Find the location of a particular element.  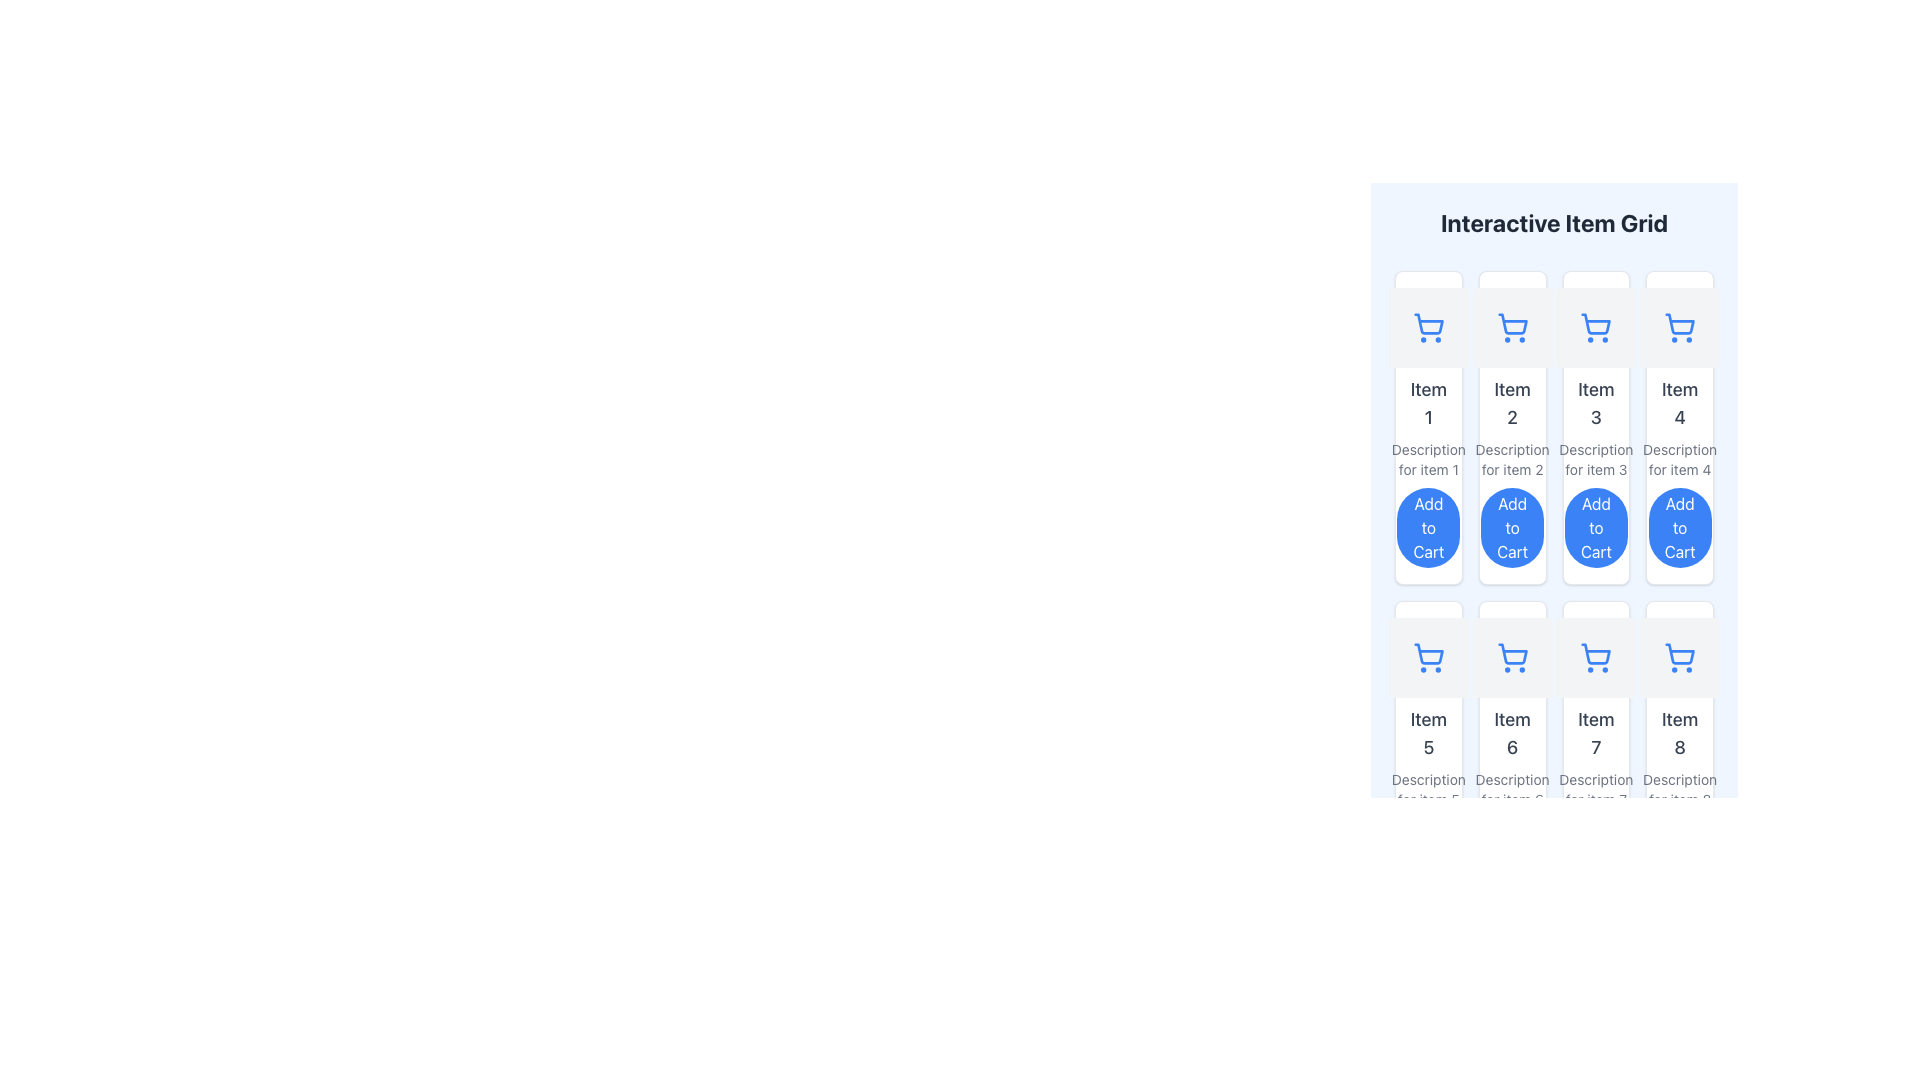

the shopping cart icon located at the top right corner of the fourth column in the 'Interactive Item Grid', which is positioned above 'Item 4' and the 'Add to Cart' button is located at coordinates (1680, 326).